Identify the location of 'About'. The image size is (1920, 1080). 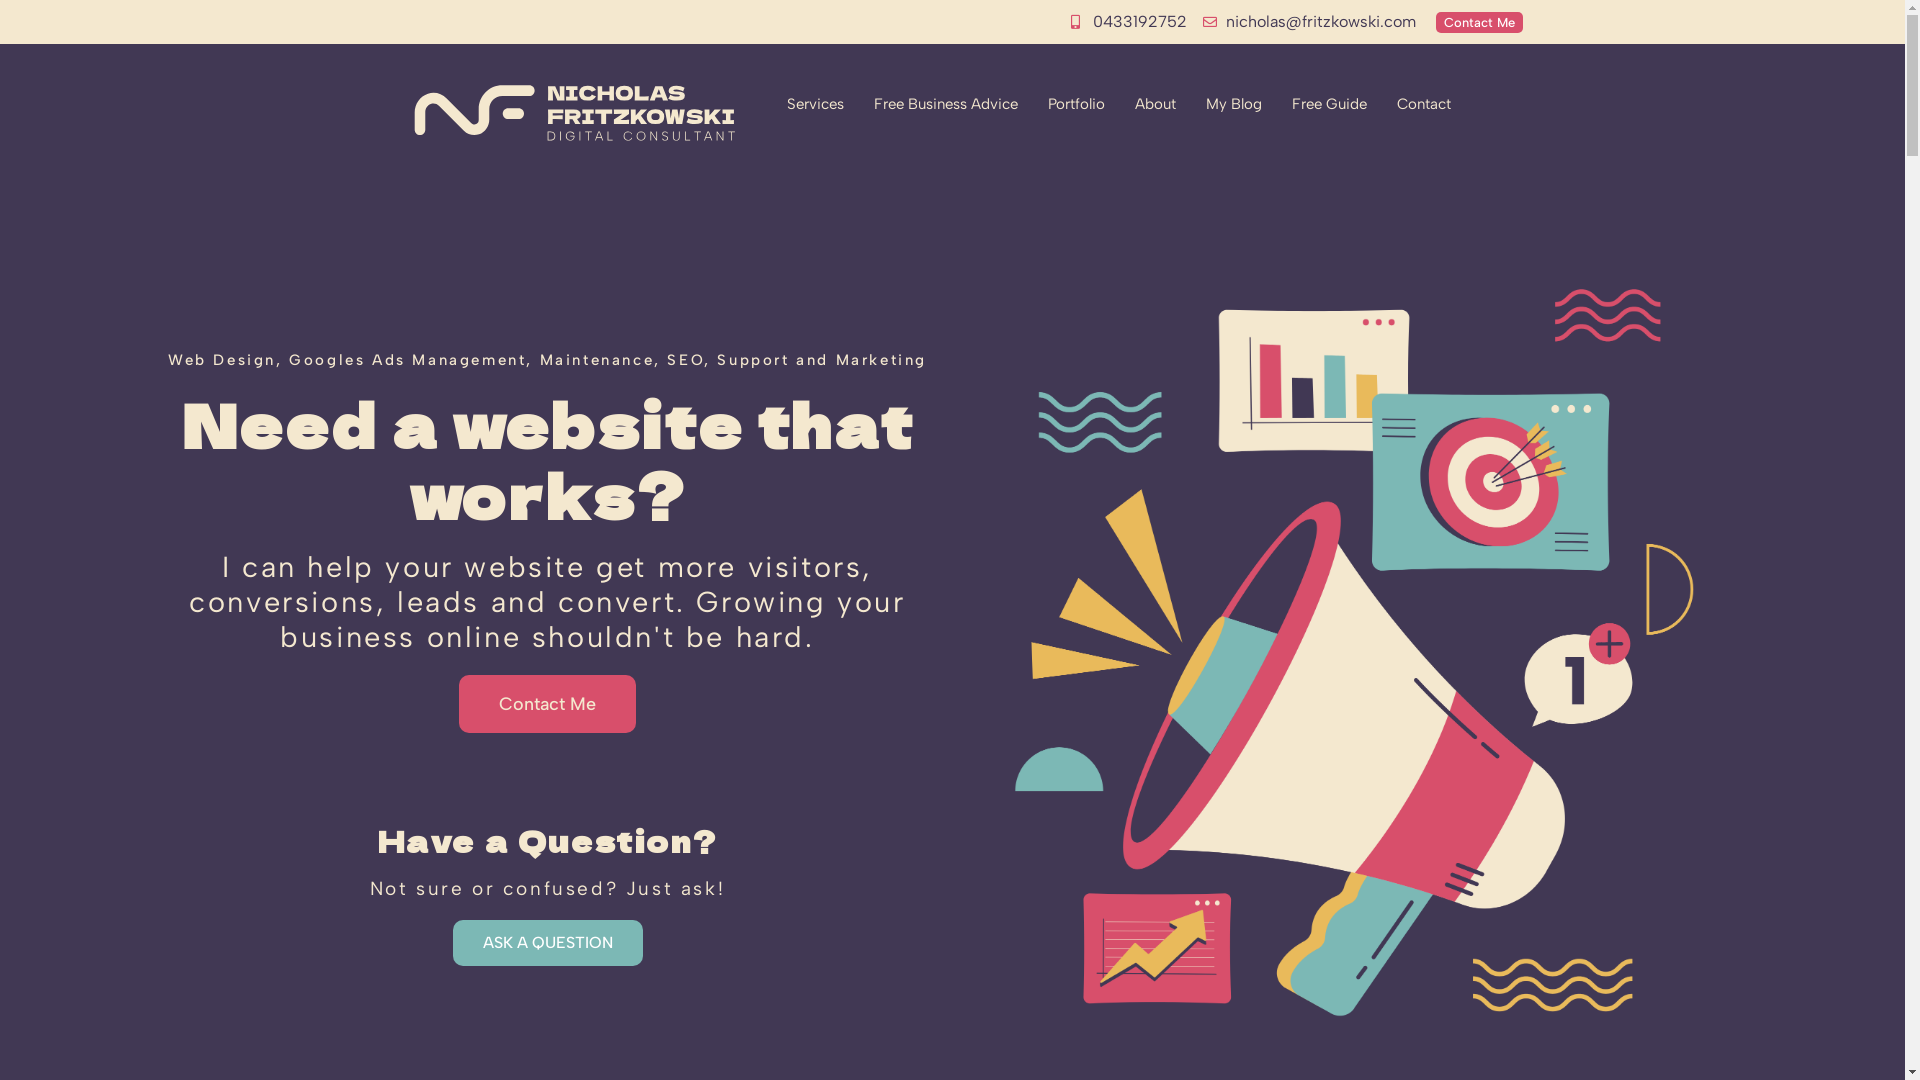
(1118, 104).